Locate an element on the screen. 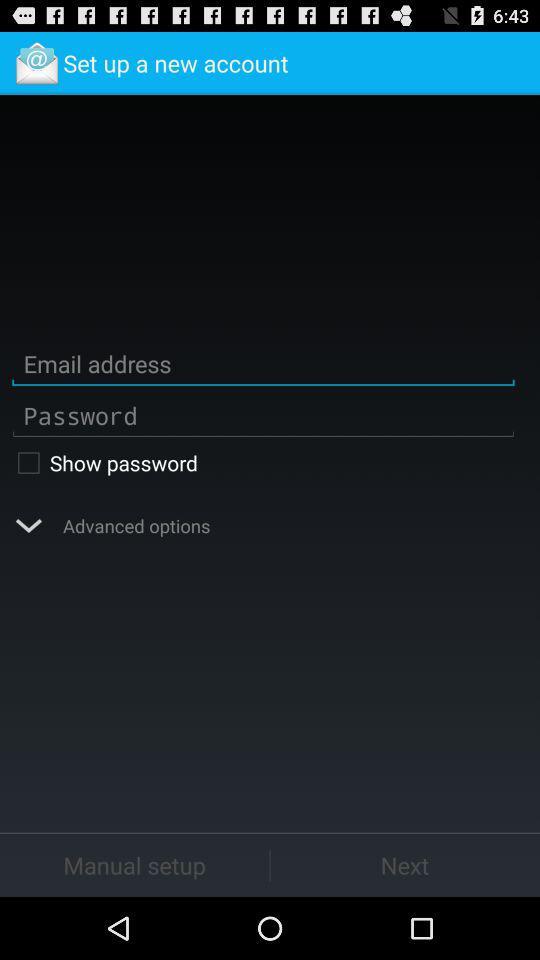 The width and height of the screenshot is (540, 960). the icon next to manual setup icon is located at coordinates (405, 864).